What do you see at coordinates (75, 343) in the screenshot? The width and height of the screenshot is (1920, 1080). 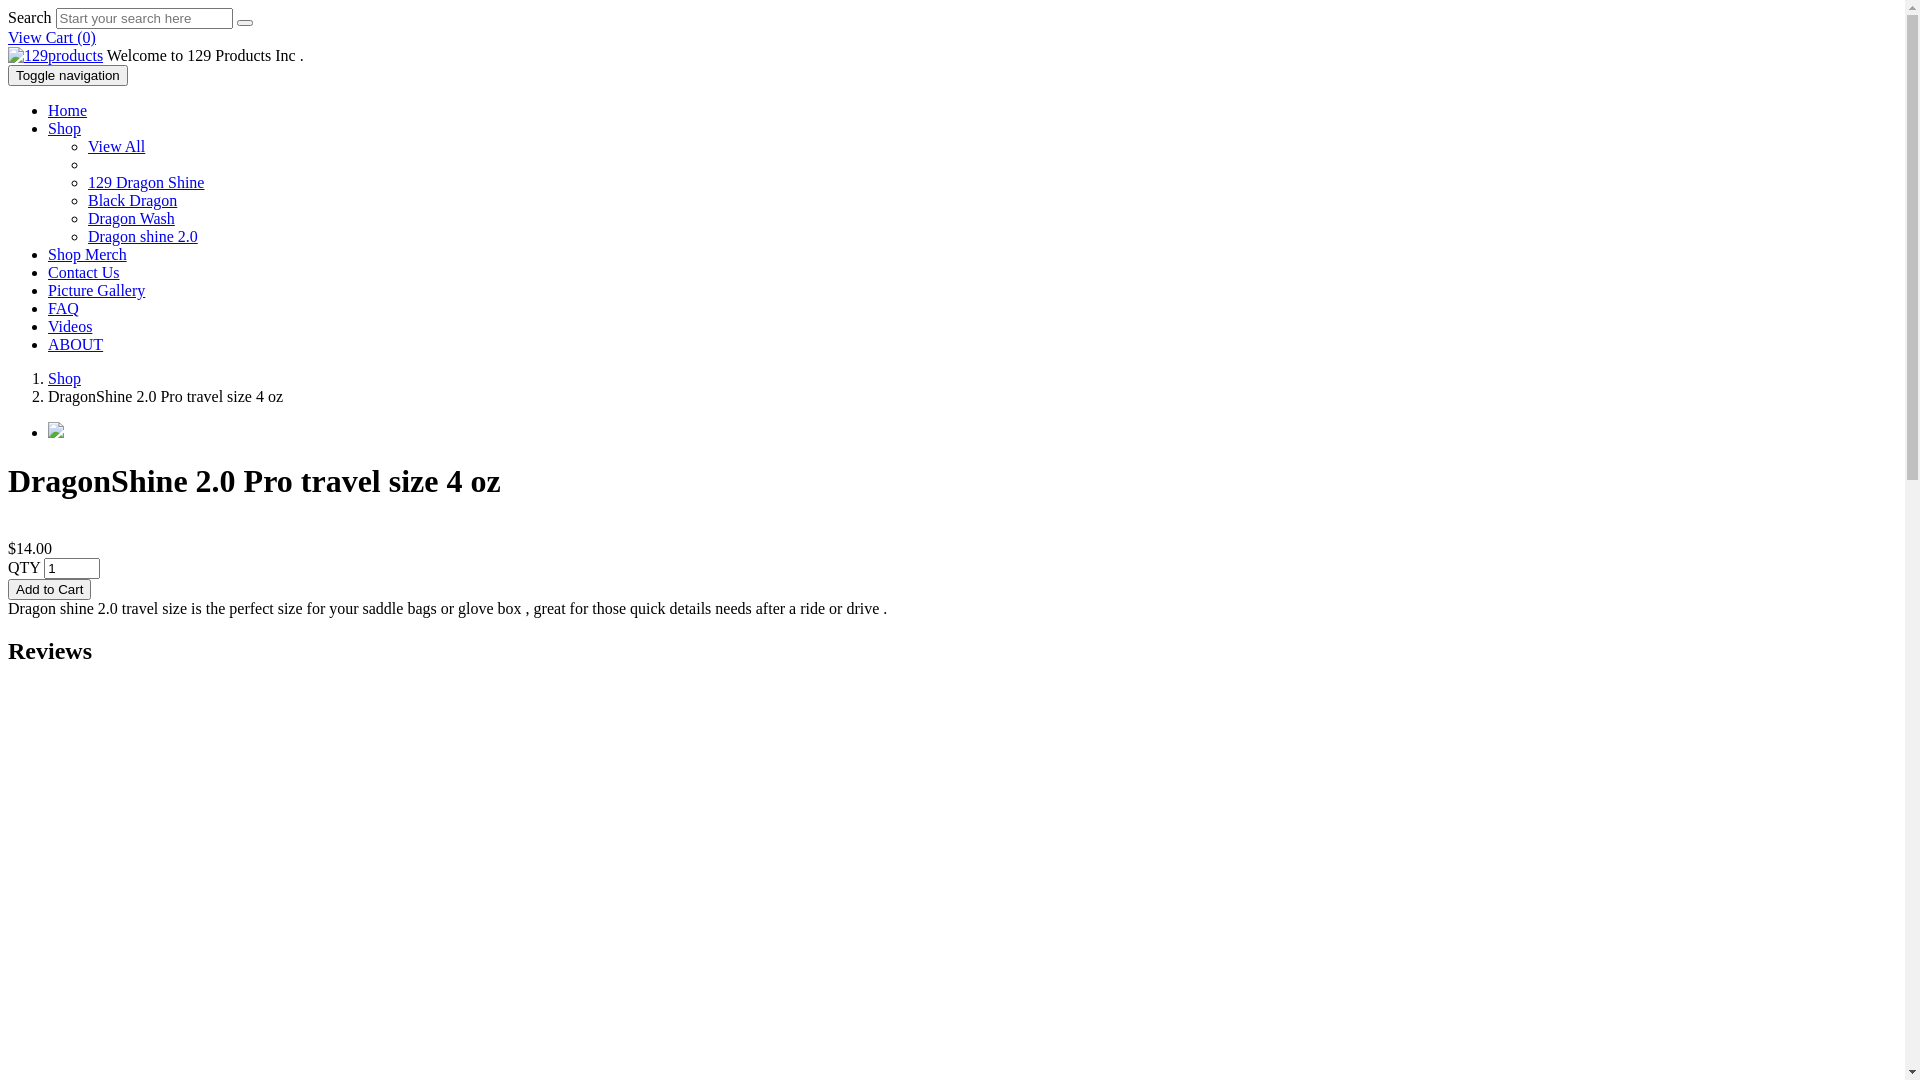 I see `'ABOUT'` at bounding box center [75, 343].